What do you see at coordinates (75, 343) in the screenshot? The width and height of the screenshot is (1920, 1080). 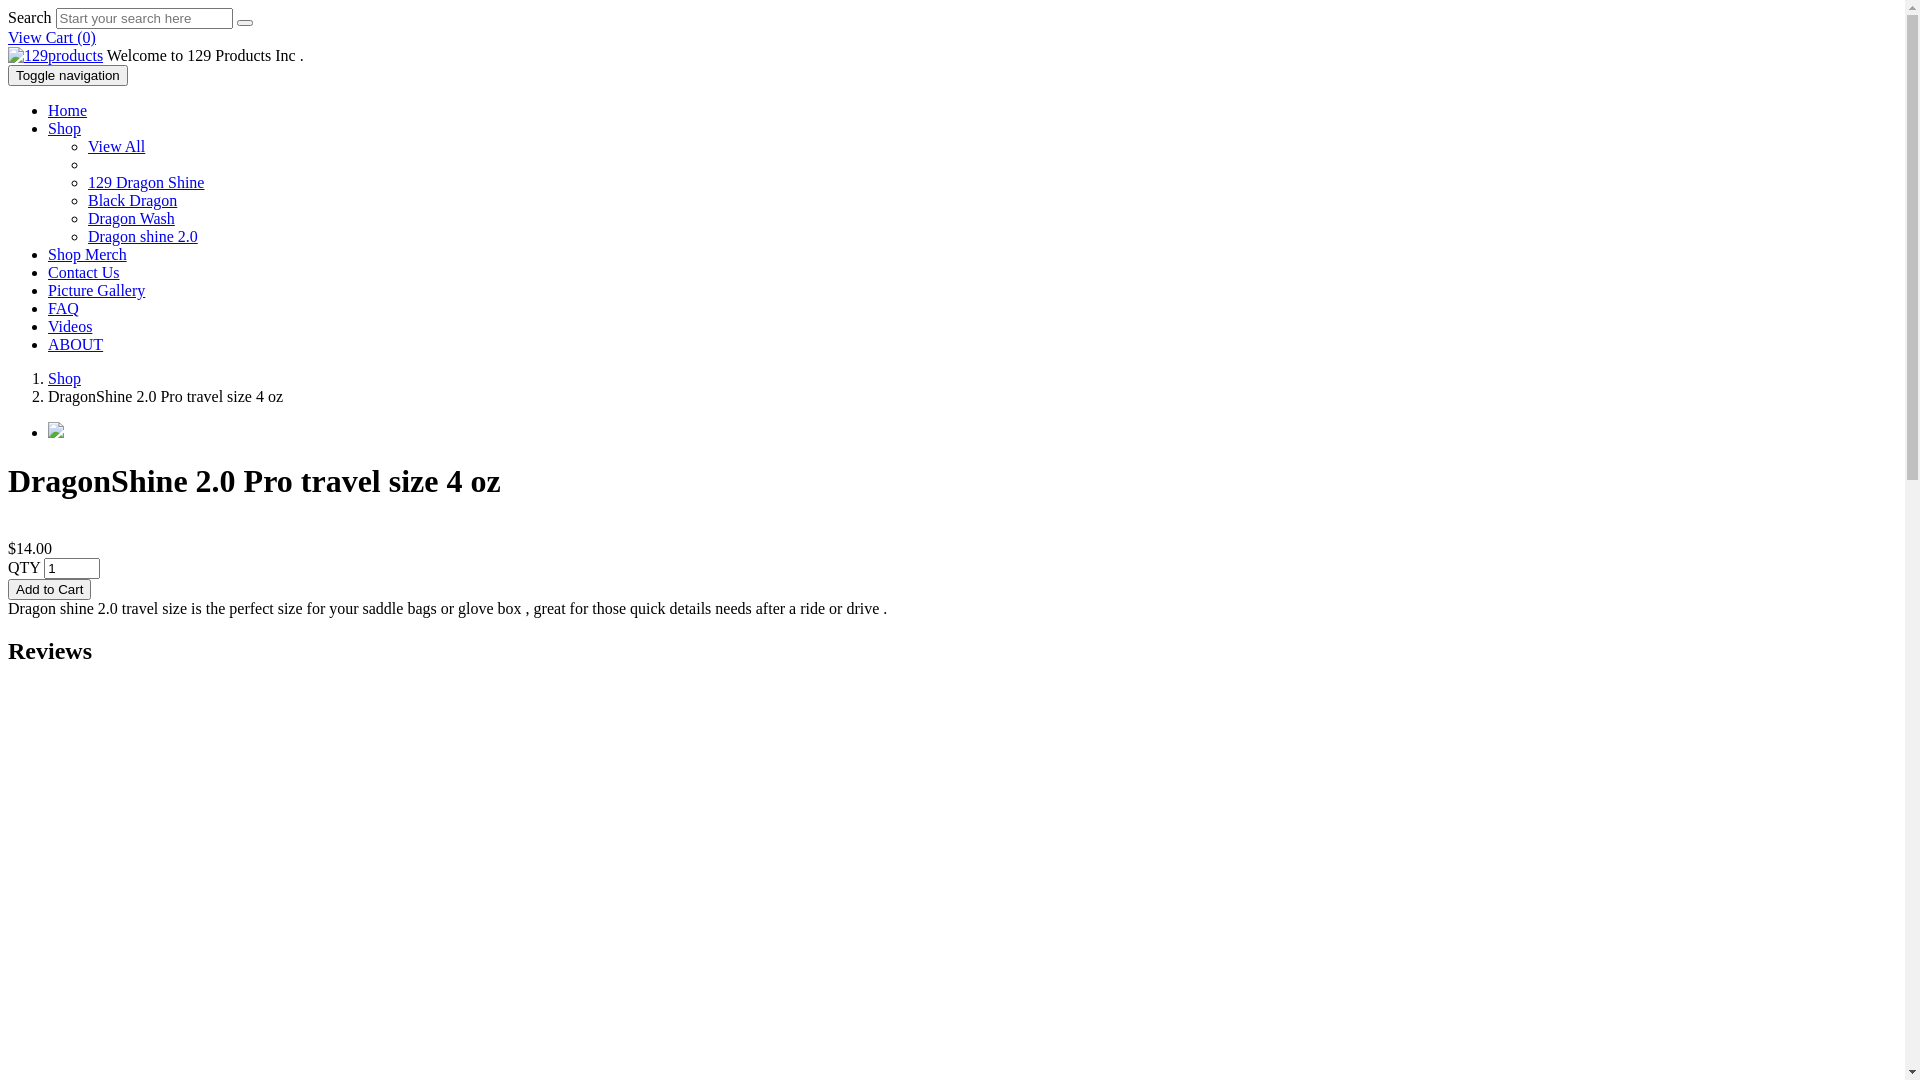 I see `'ABOUT'` at bounding box center [75, 343].